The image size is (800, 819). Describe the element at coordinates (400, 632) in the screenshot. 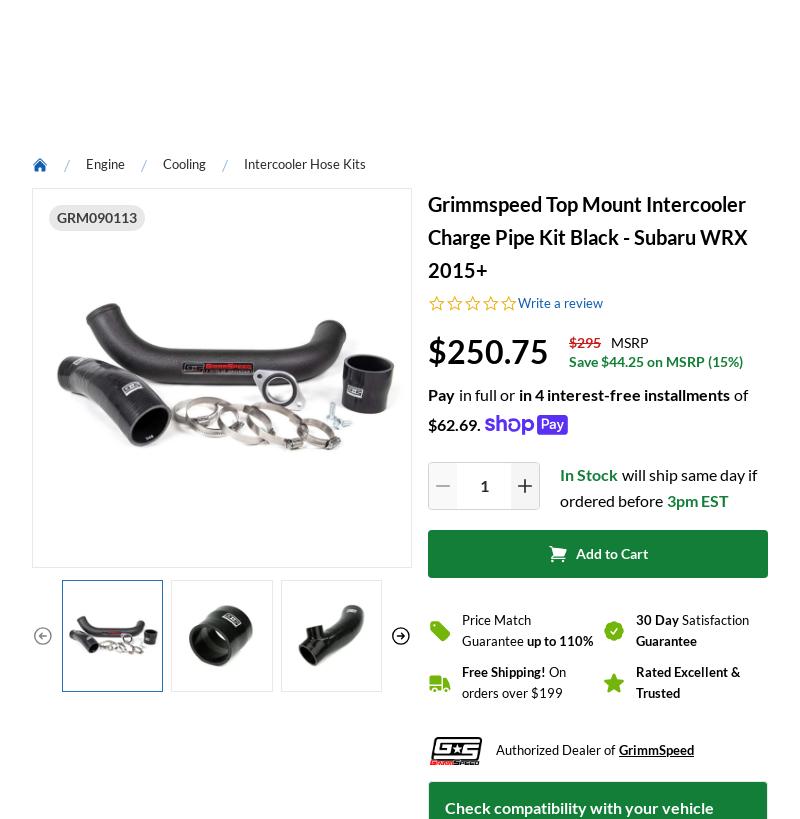

I see `'be the first to write a review'` at that location.